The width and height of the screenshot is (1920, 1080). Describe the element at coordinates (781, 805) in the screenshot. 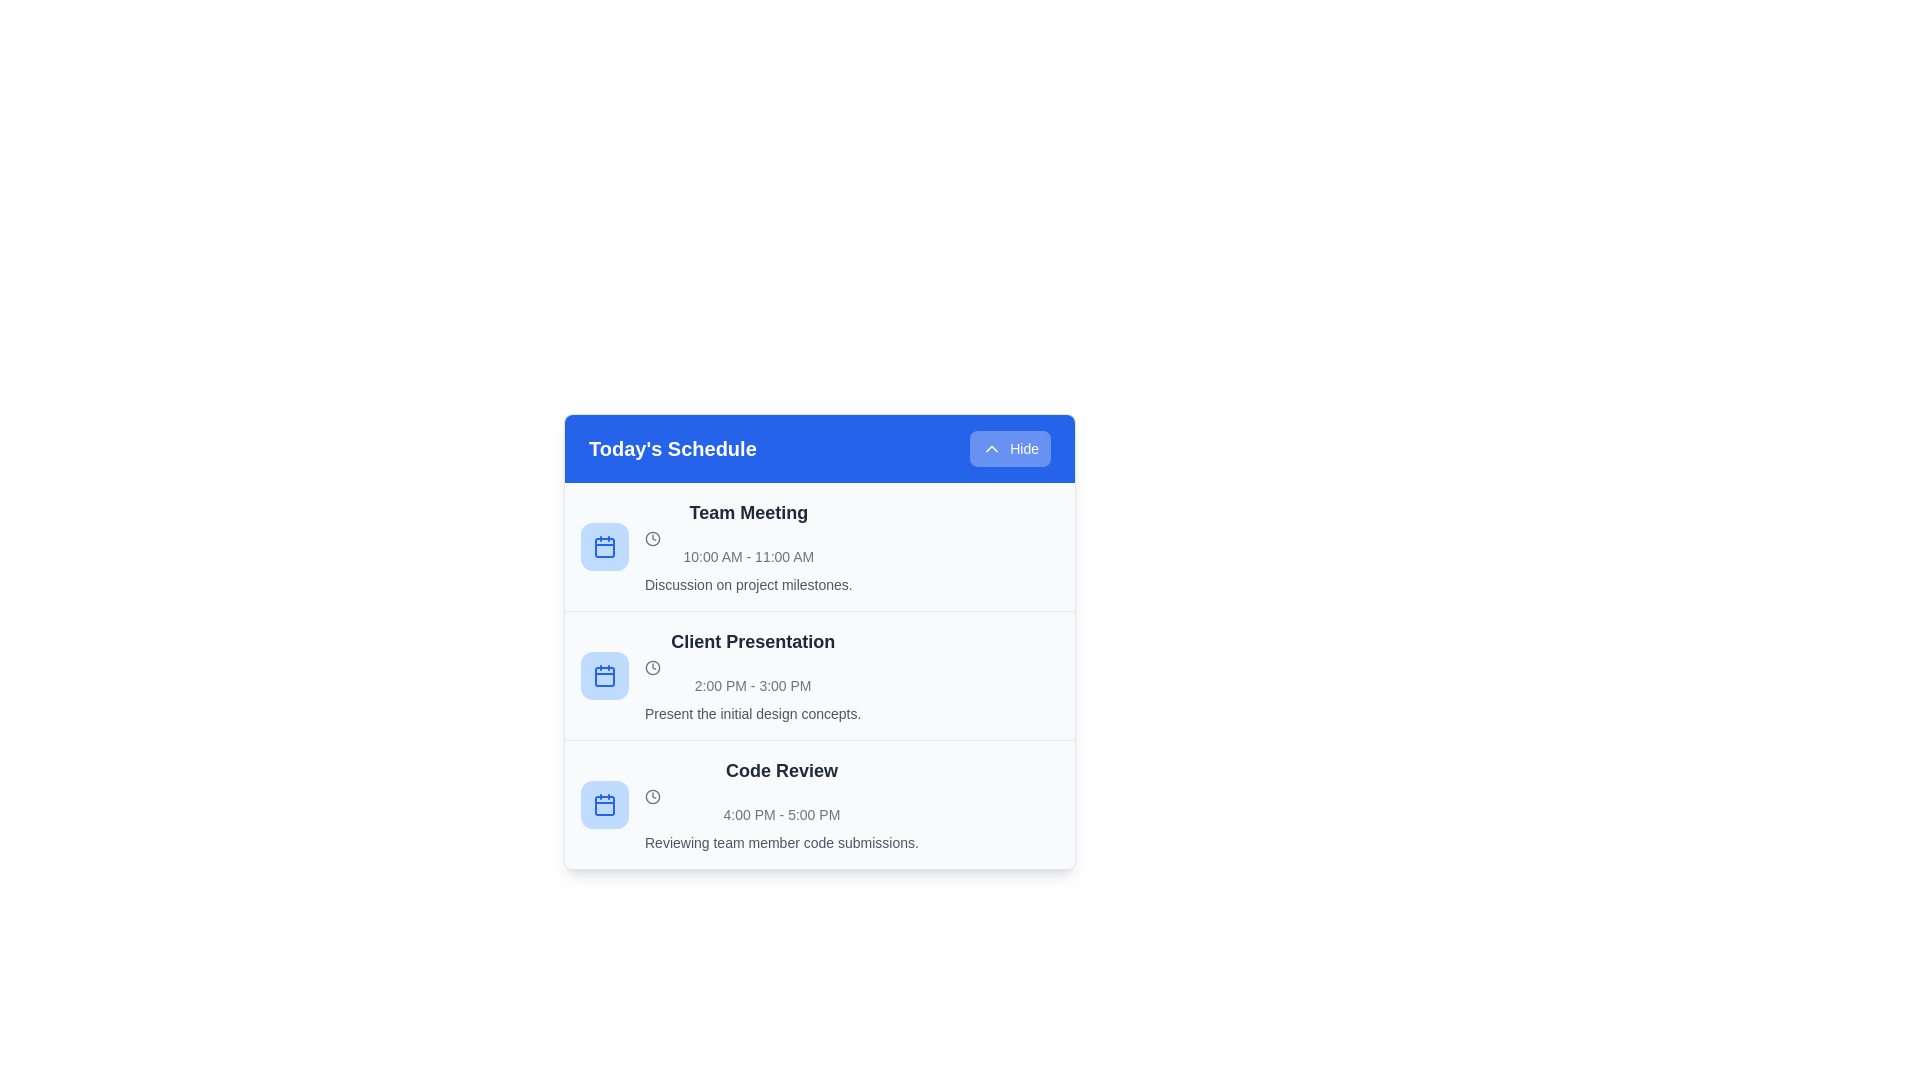

I see `text label displaying the scheduled time for the 'Code Review' session to understand the schedule timing` at that location.